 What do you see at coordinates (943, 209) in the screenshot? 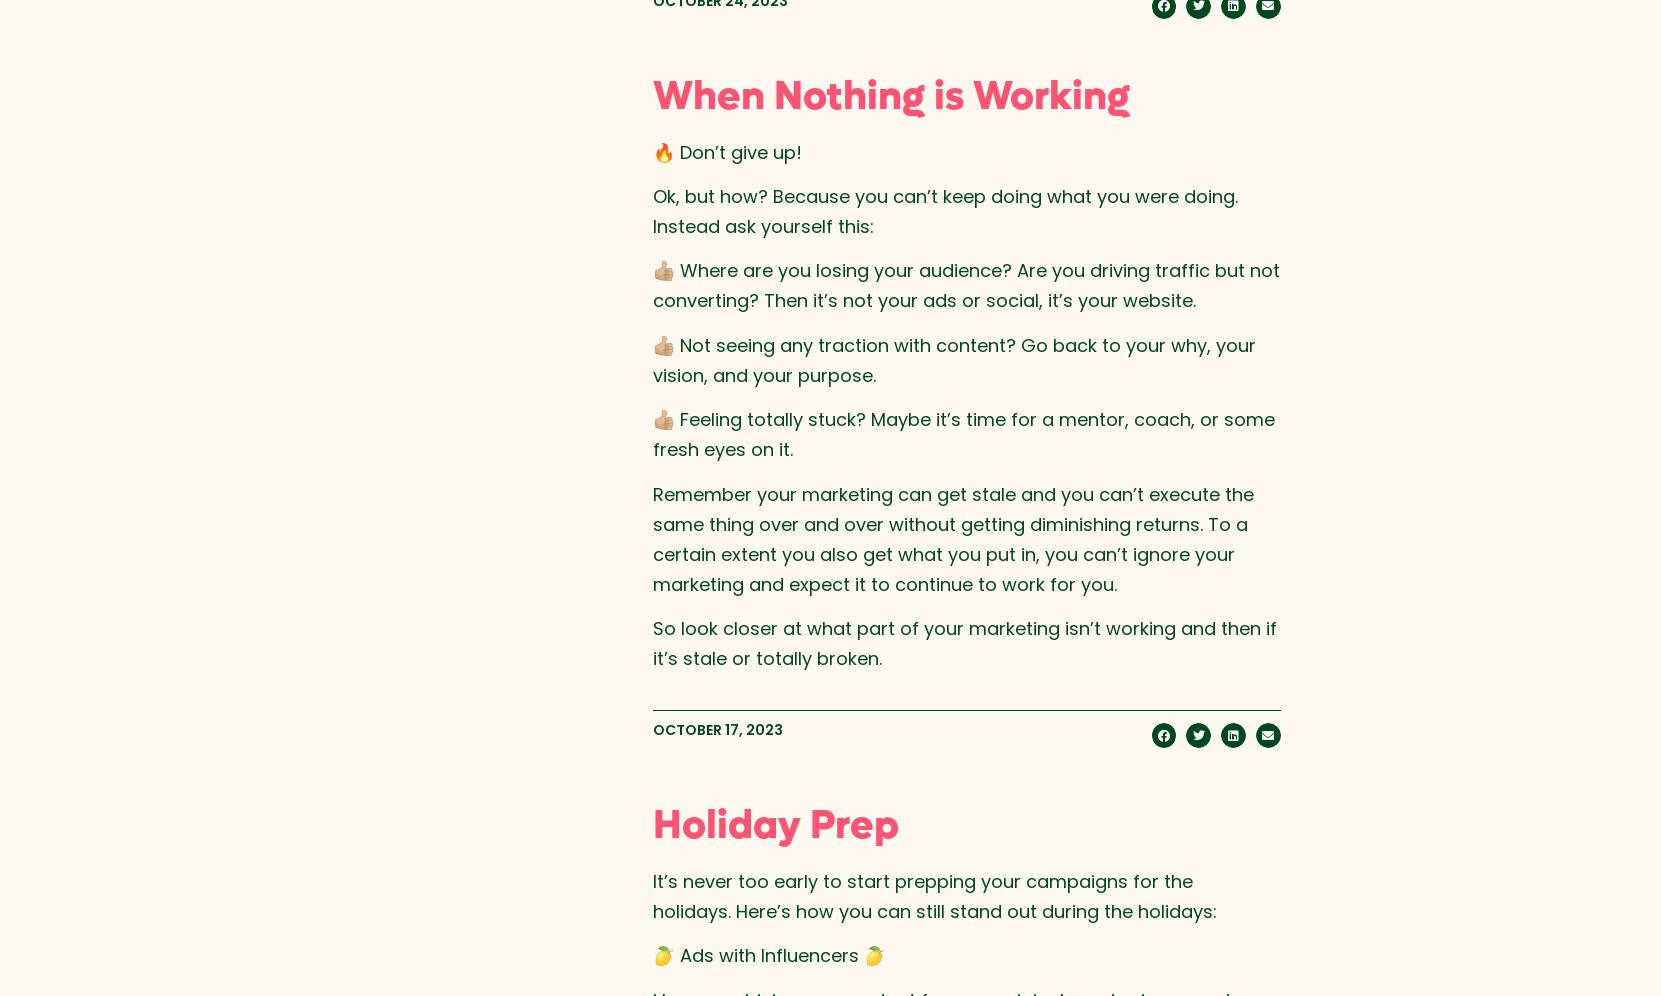
I see `'Ok, but how? Because you can’t keep doing what you were doing. Instead ask yourself this:'` at bounding box center [943, 209].